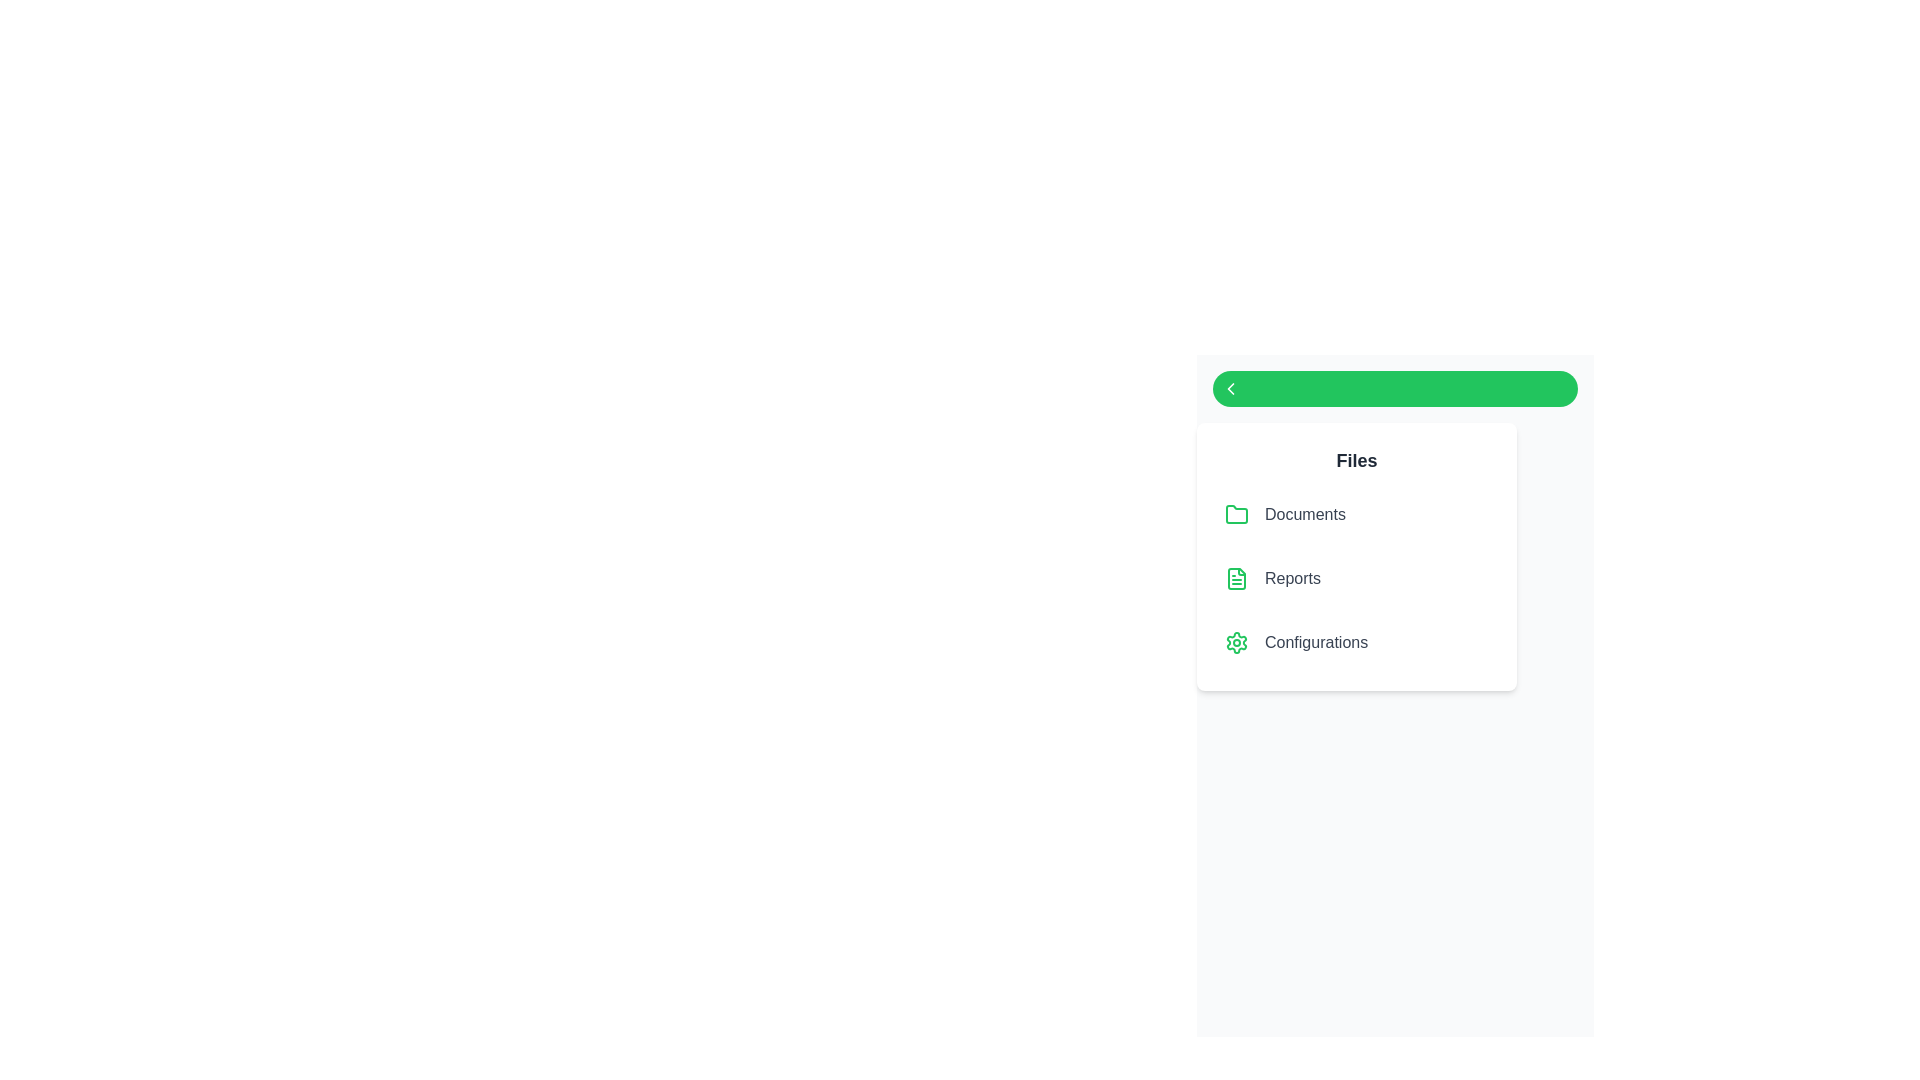 The image size is (1920, 1080). What do you see at coordinates (1357, 578) in the screenshot?
I see `the file item labeled 'Reports' to select it` at bounding box center [1357, 578].